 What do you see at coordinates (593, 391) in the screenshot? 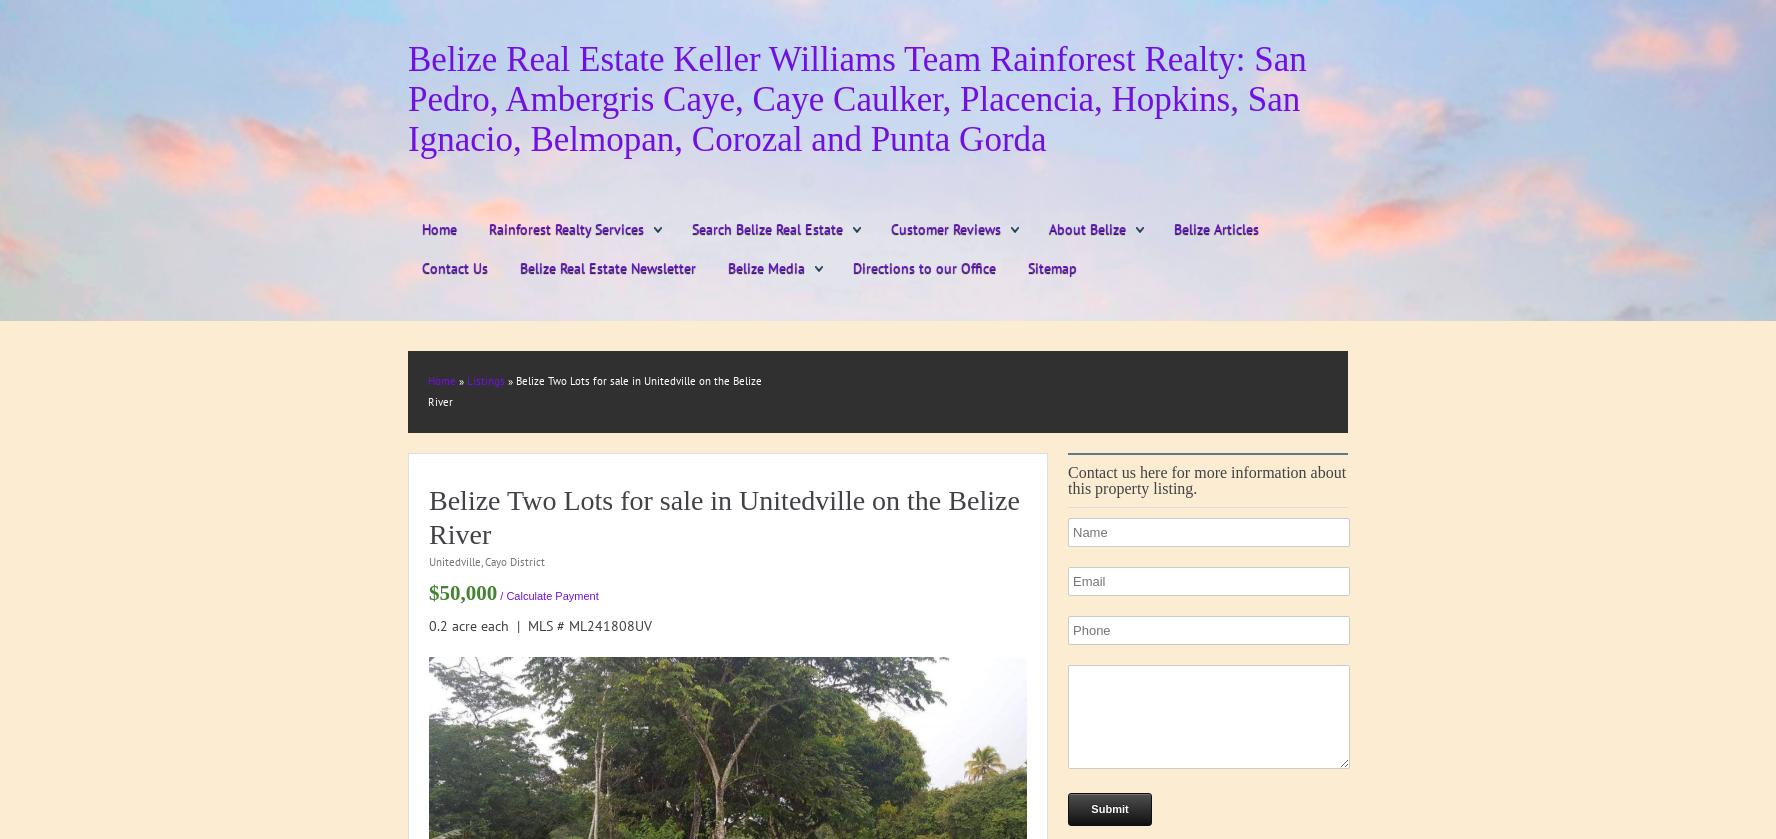
I see `'» Belize Two Lots for sale in Unitedville on the Belize River'` at bounding box center [593, 391].